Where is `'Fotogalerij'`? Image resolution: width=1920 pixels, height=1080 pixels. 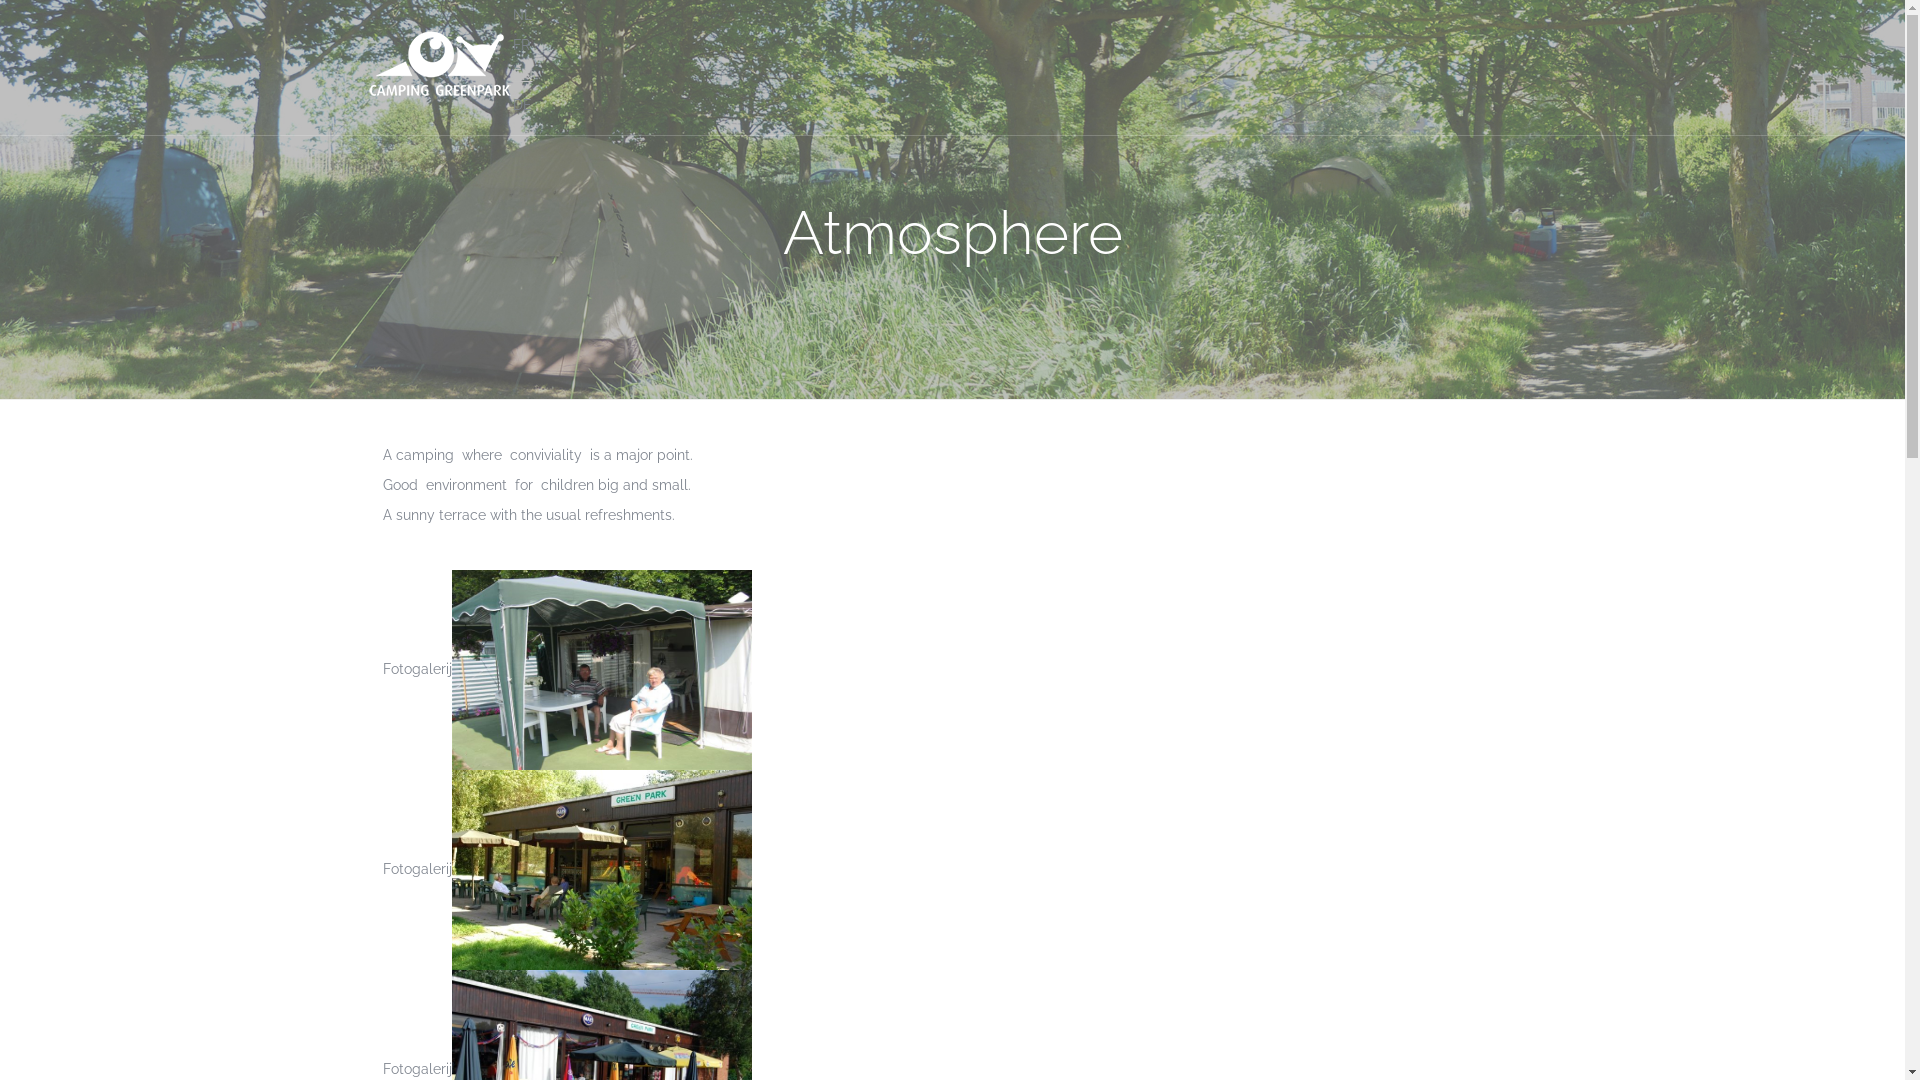 'Fotogalerij' is located at coordinates (382, 1067).